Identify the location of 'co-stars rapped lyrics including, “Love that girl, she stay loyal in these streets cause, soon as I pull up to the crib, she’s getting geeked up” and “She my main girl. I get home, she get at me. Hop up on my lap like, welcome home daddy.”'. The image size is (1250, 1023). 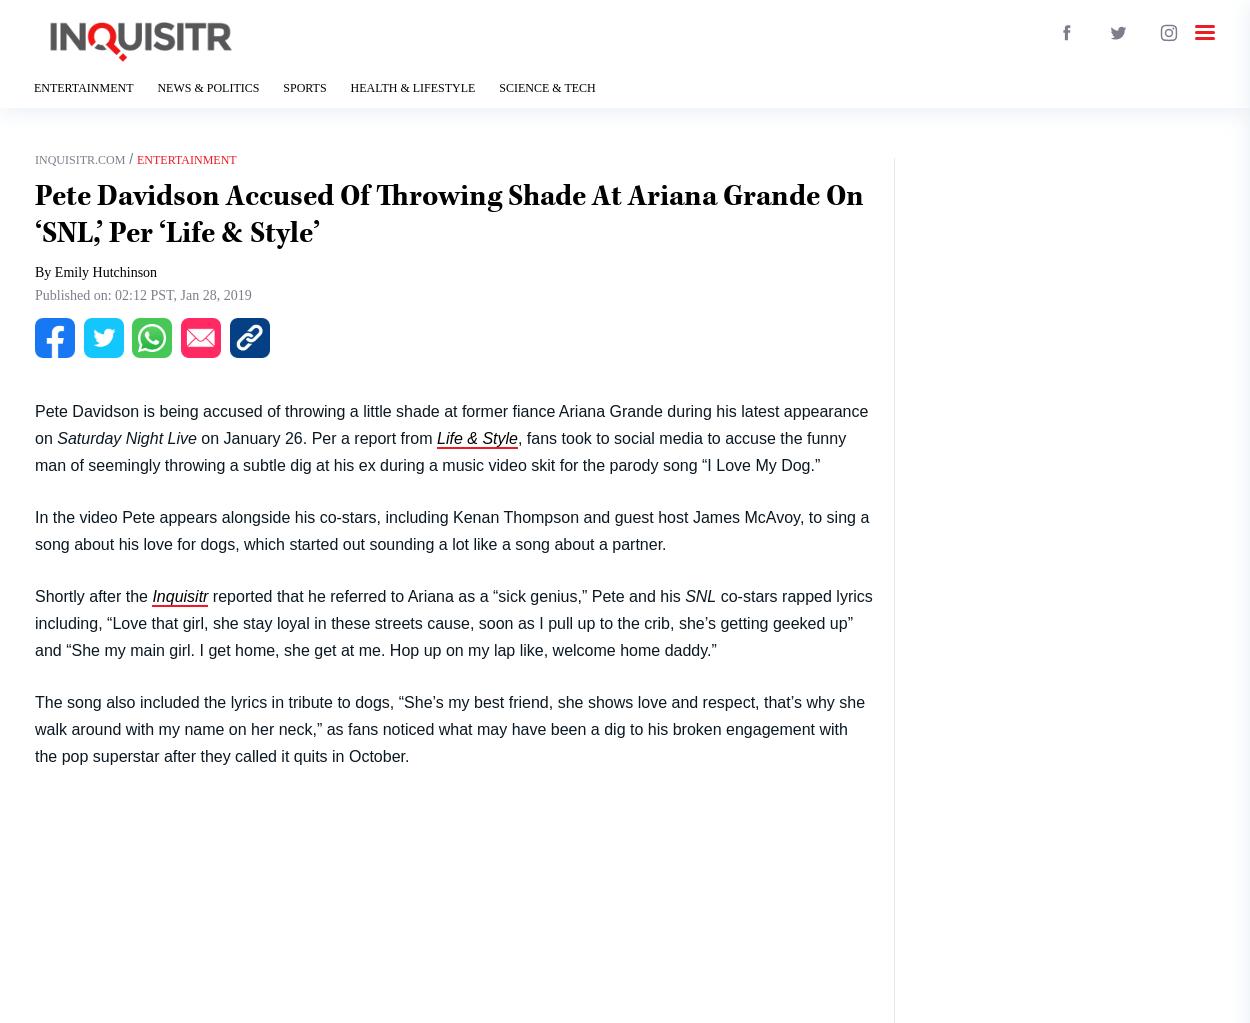
(452, 621).